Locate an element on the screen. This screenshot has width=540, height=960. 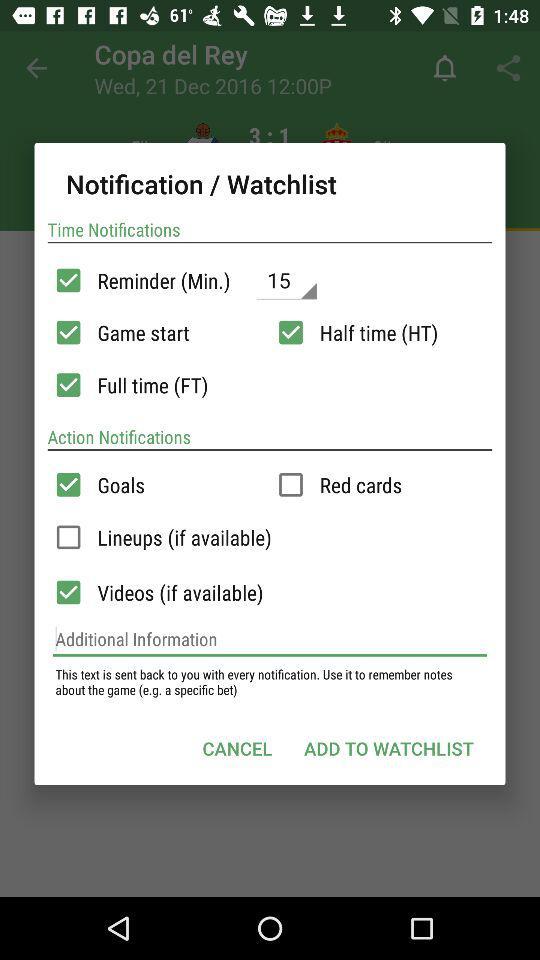
video notification is located at coordinates (67, 592).